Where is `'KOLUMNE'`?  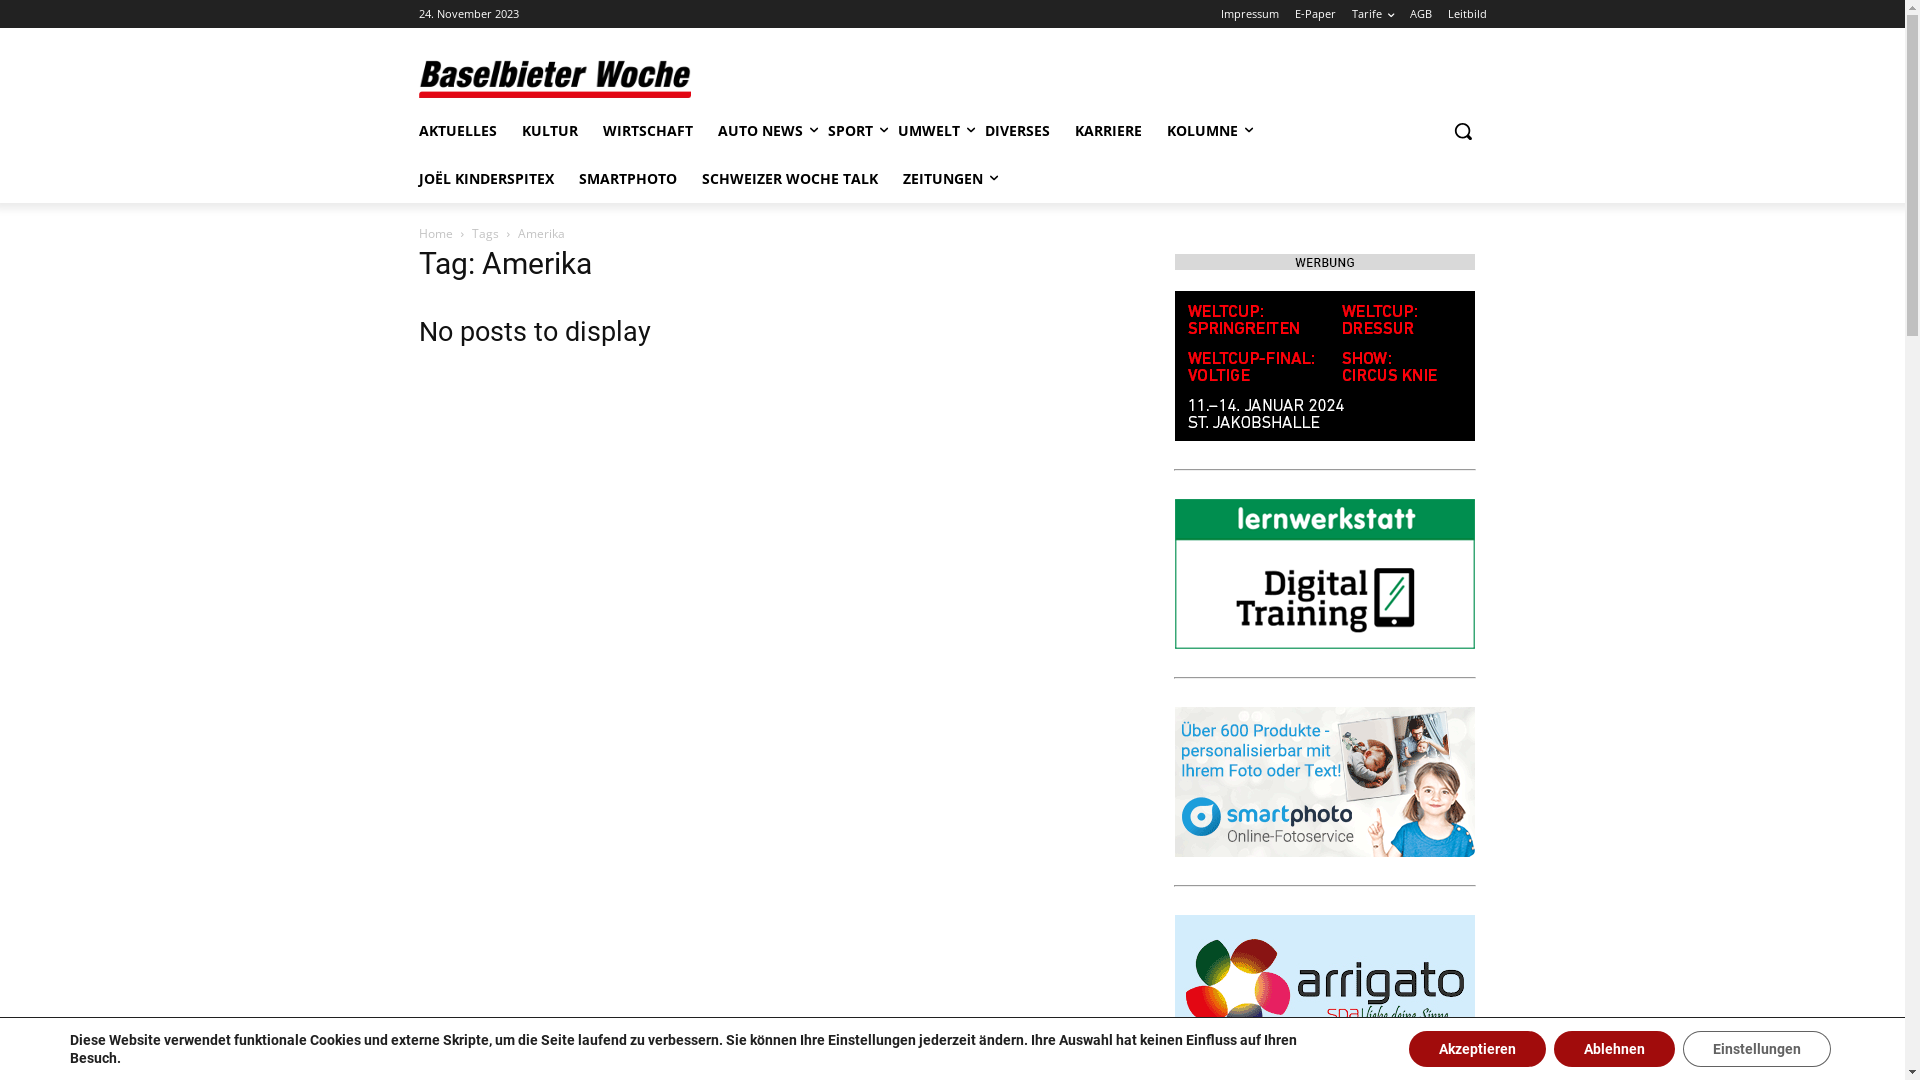
'KOLUMNE' is located at coordinates (1200, 131).